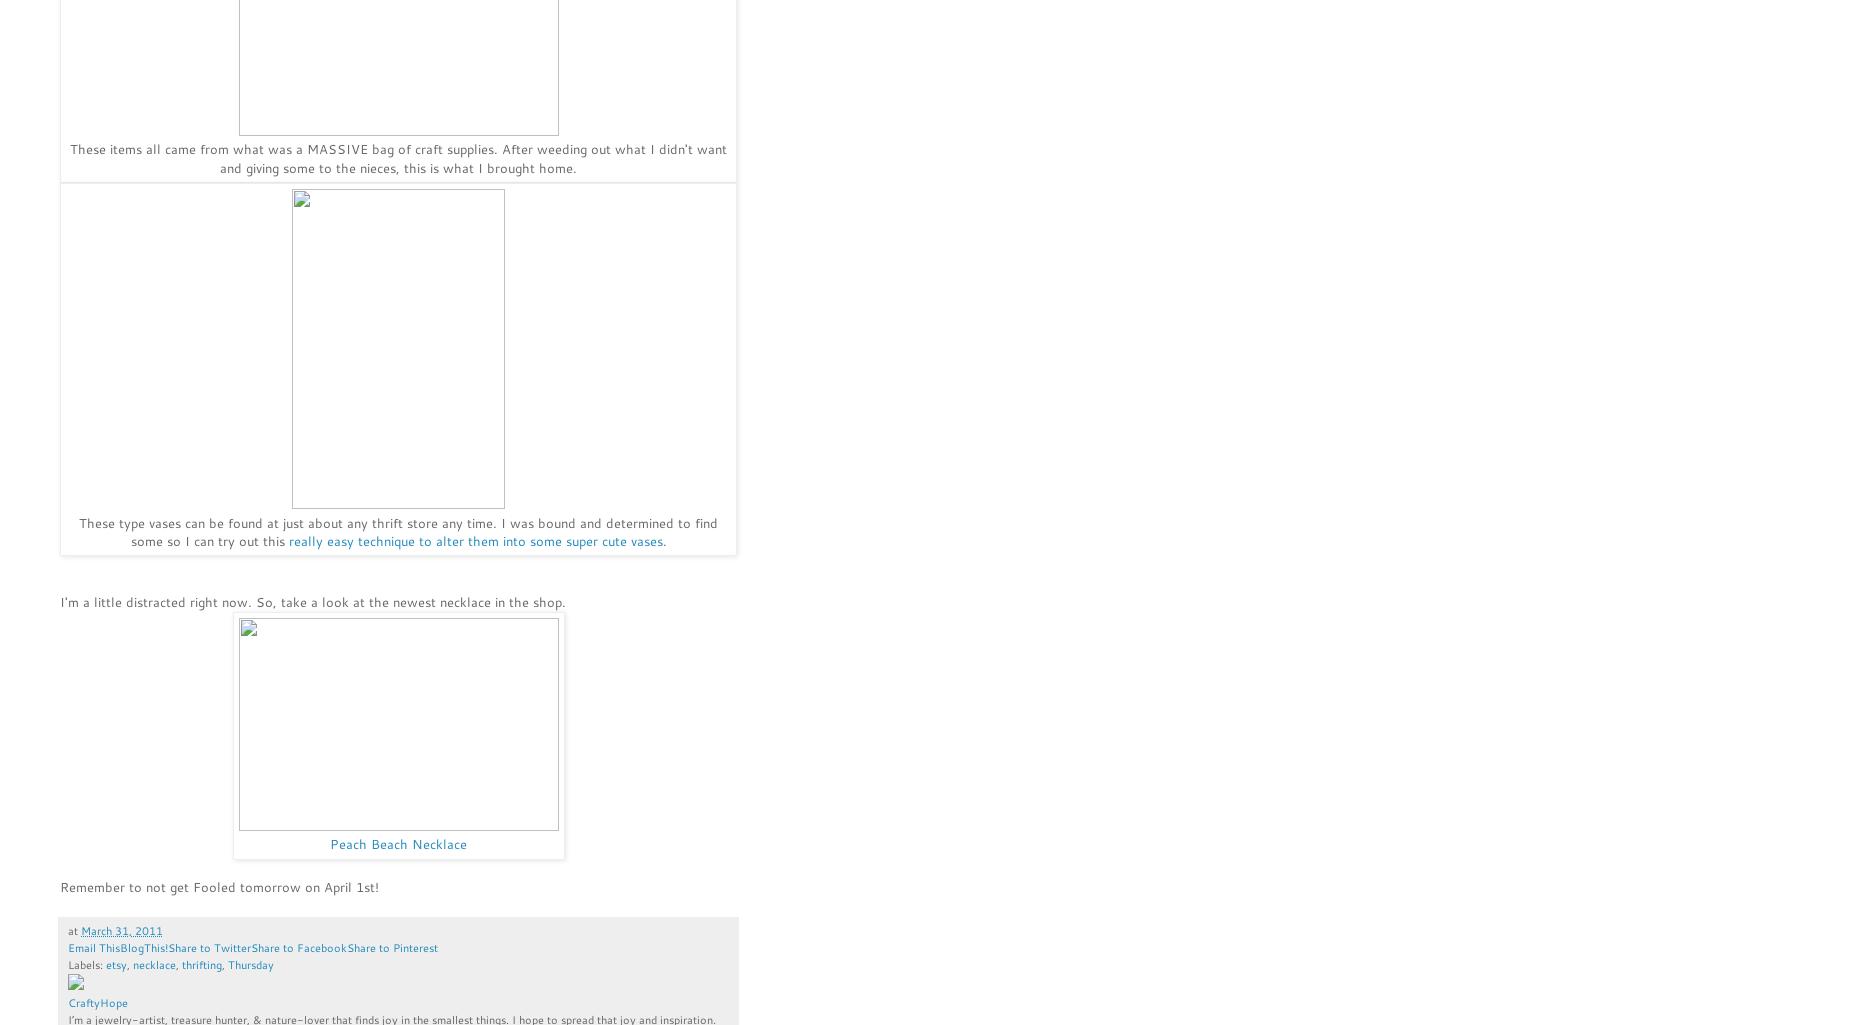 The width and height of the screenshot is (1858, 1025). Describe the element at coordinates (208, 947) in the screenshot. I see `'Share to Twitter'` at that location.